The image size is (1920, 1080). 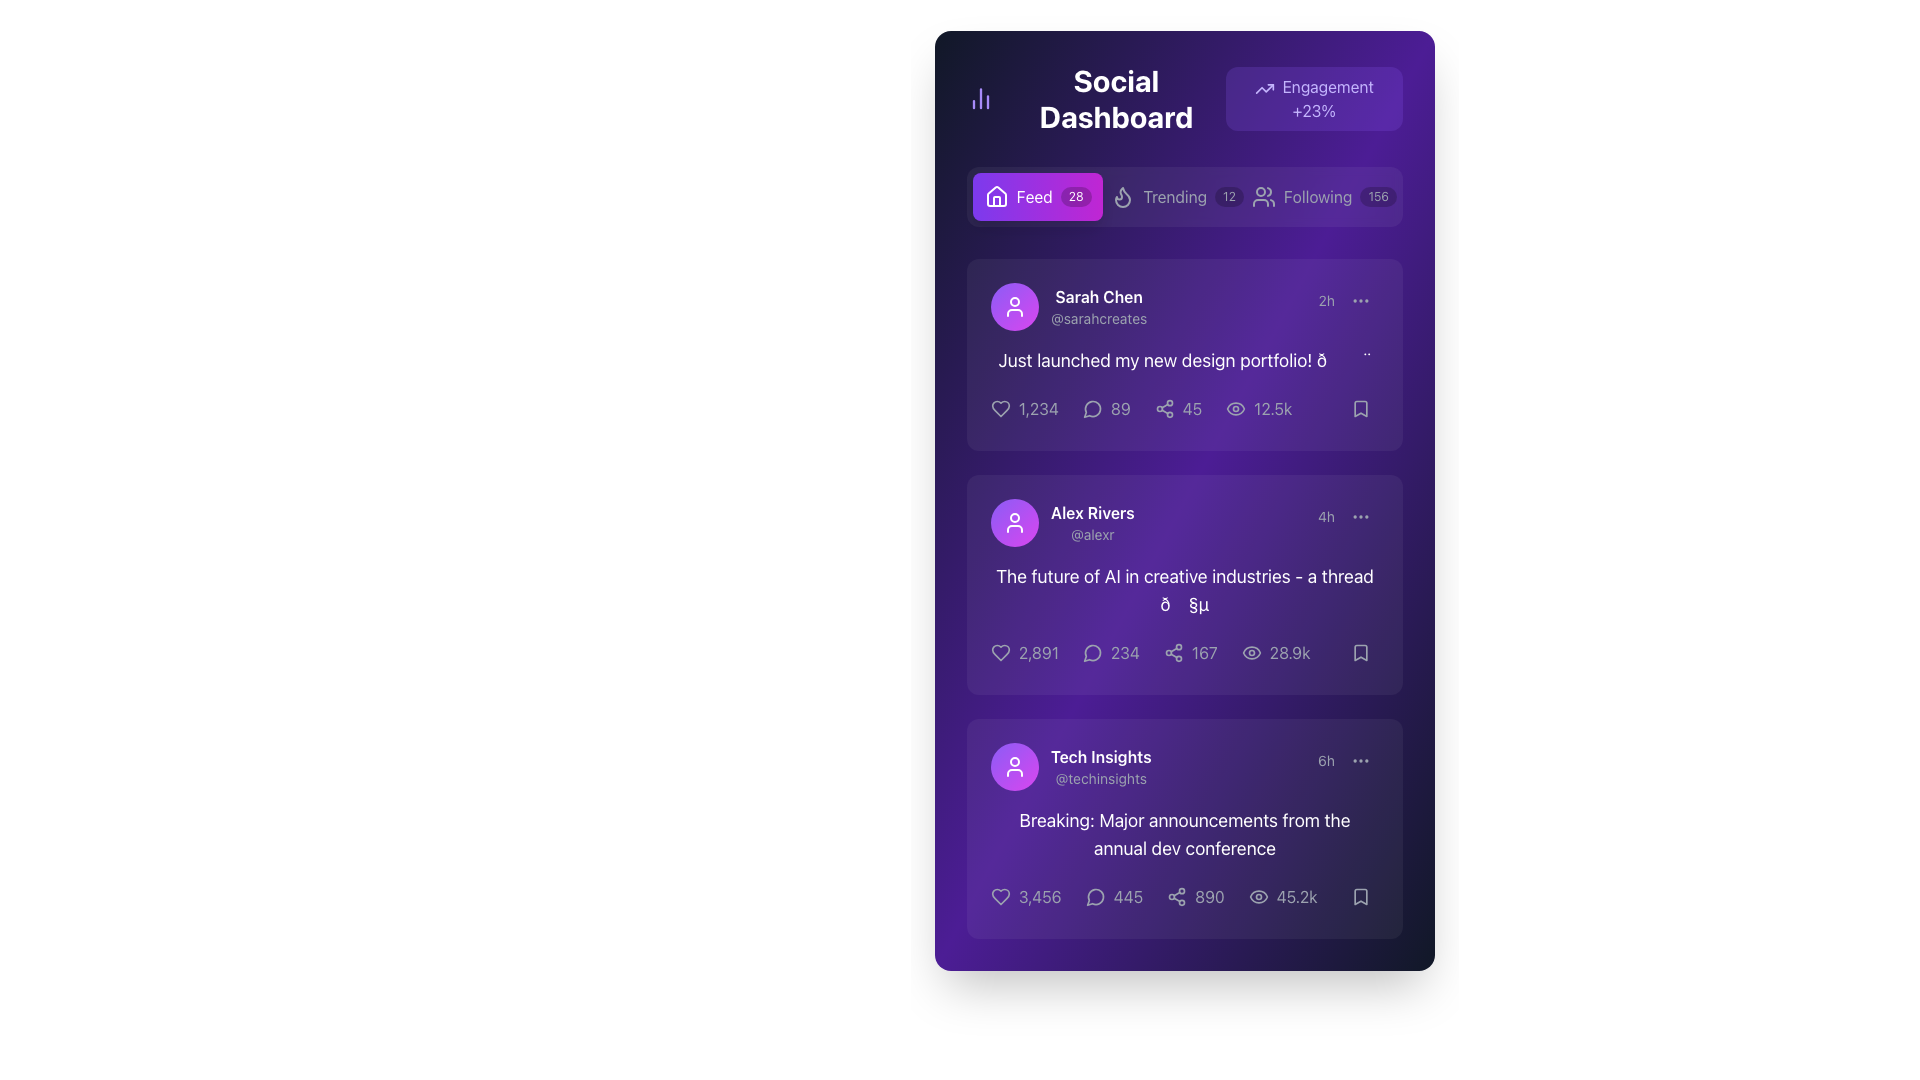 What do you see at coordinates (1120, 407) in the screenshot?
I see `the comment count indicator located directly to the right of the comment icon in the interaction bar of the first post in the feed` at bounding box center [1120, 407].